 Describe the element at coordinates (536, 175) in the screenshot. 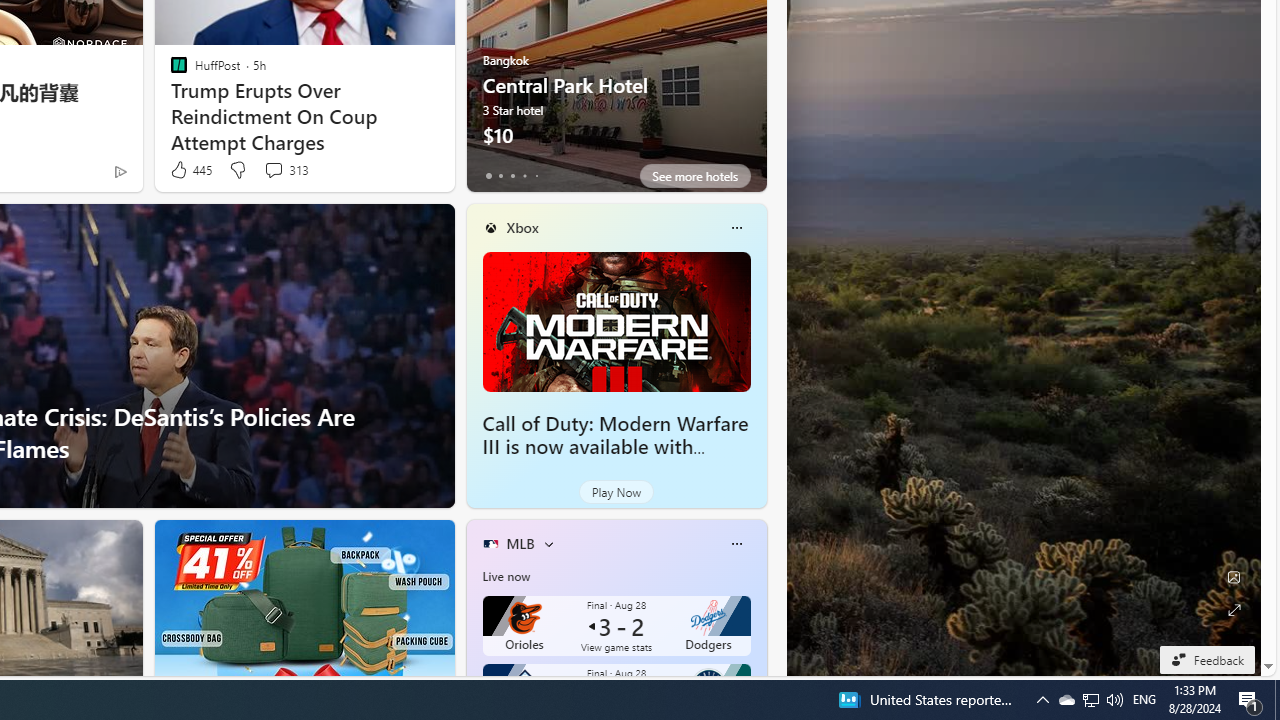

I see `'tab-4'` at that location.